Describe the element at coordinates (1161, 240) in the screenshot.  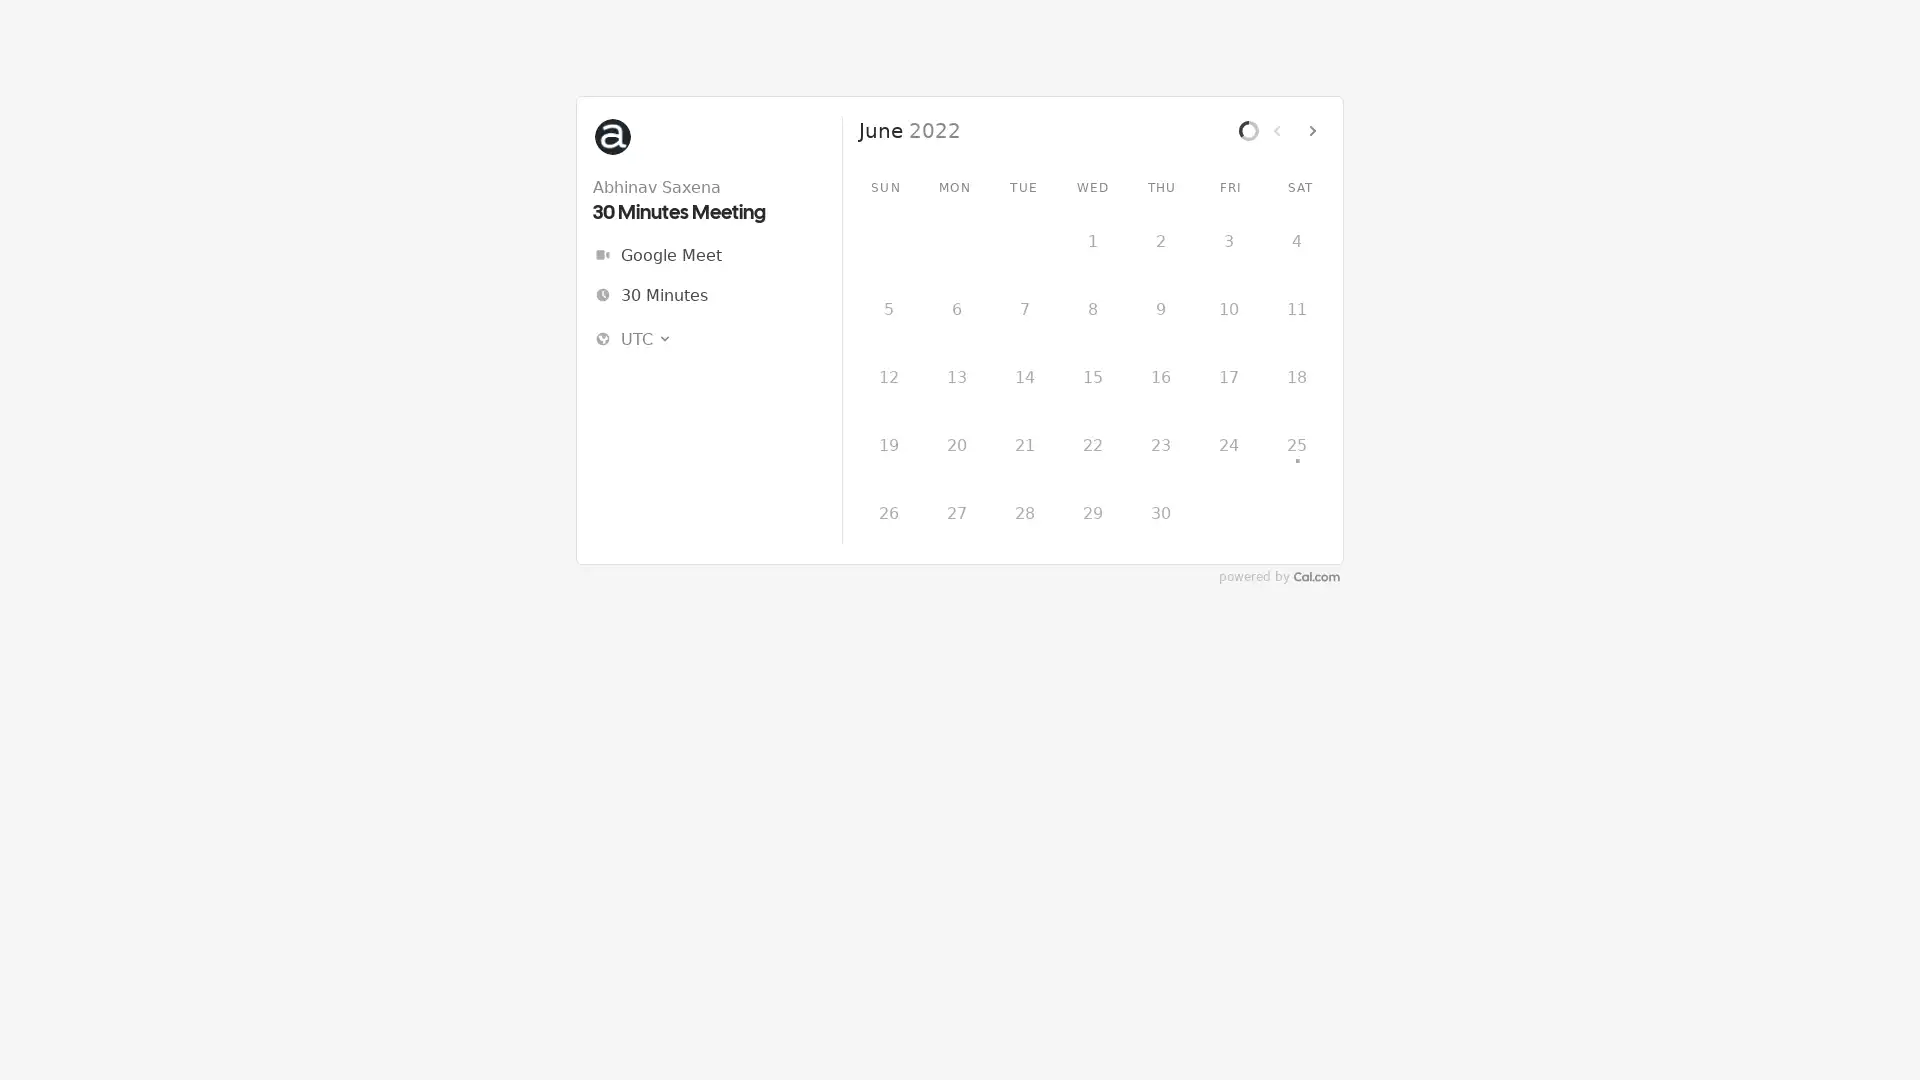
I see `2` at that location.